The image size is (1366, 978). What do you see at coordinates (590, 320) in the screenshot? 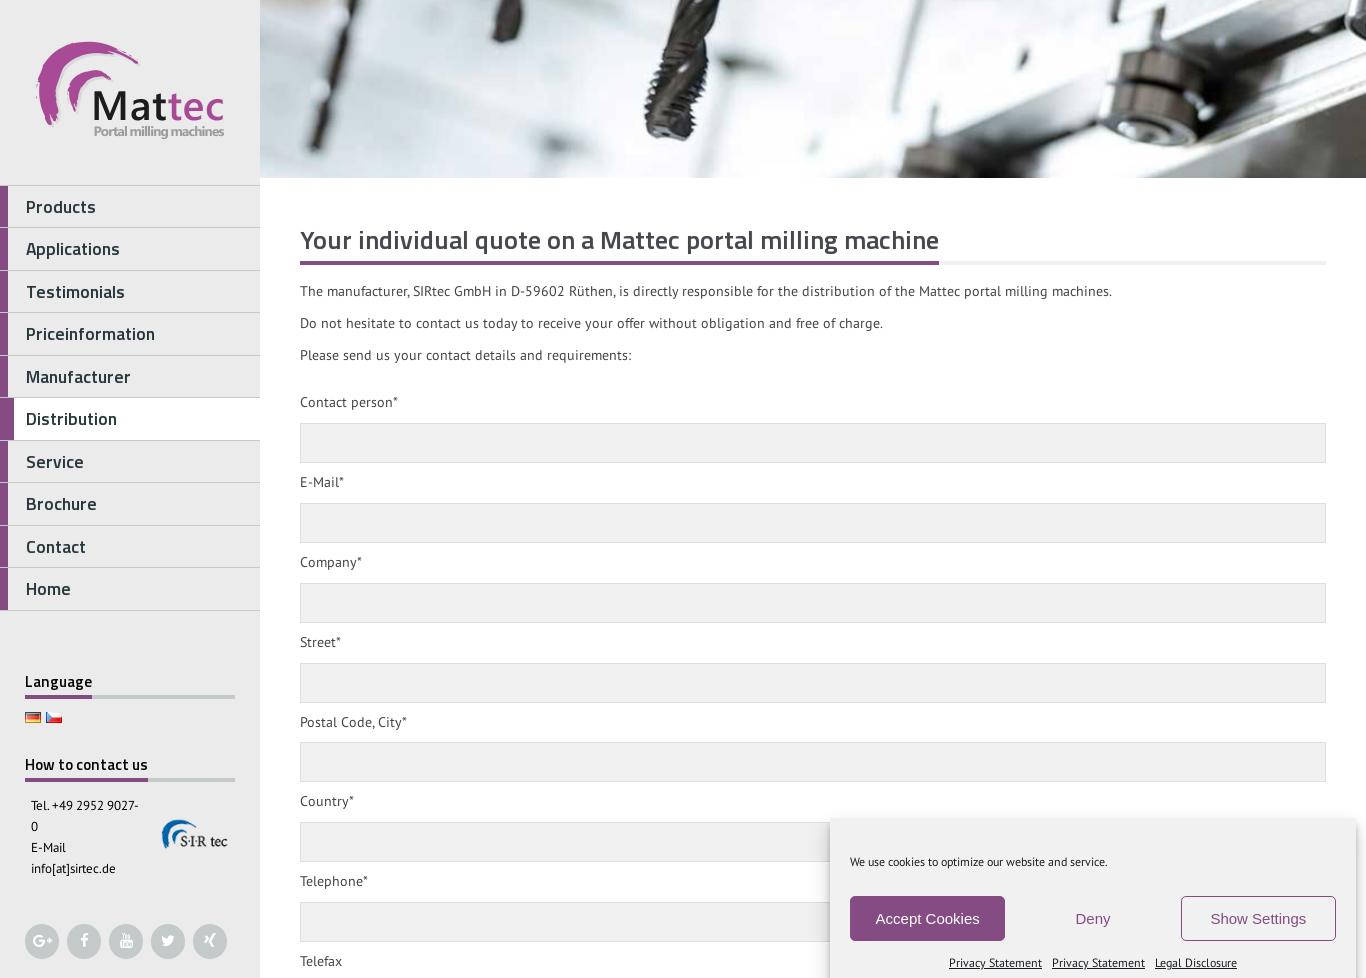
I see `'Do not hesitate to contact us today to receive your offer without obligation and free of charge.'` at bounding box center [590, 320].